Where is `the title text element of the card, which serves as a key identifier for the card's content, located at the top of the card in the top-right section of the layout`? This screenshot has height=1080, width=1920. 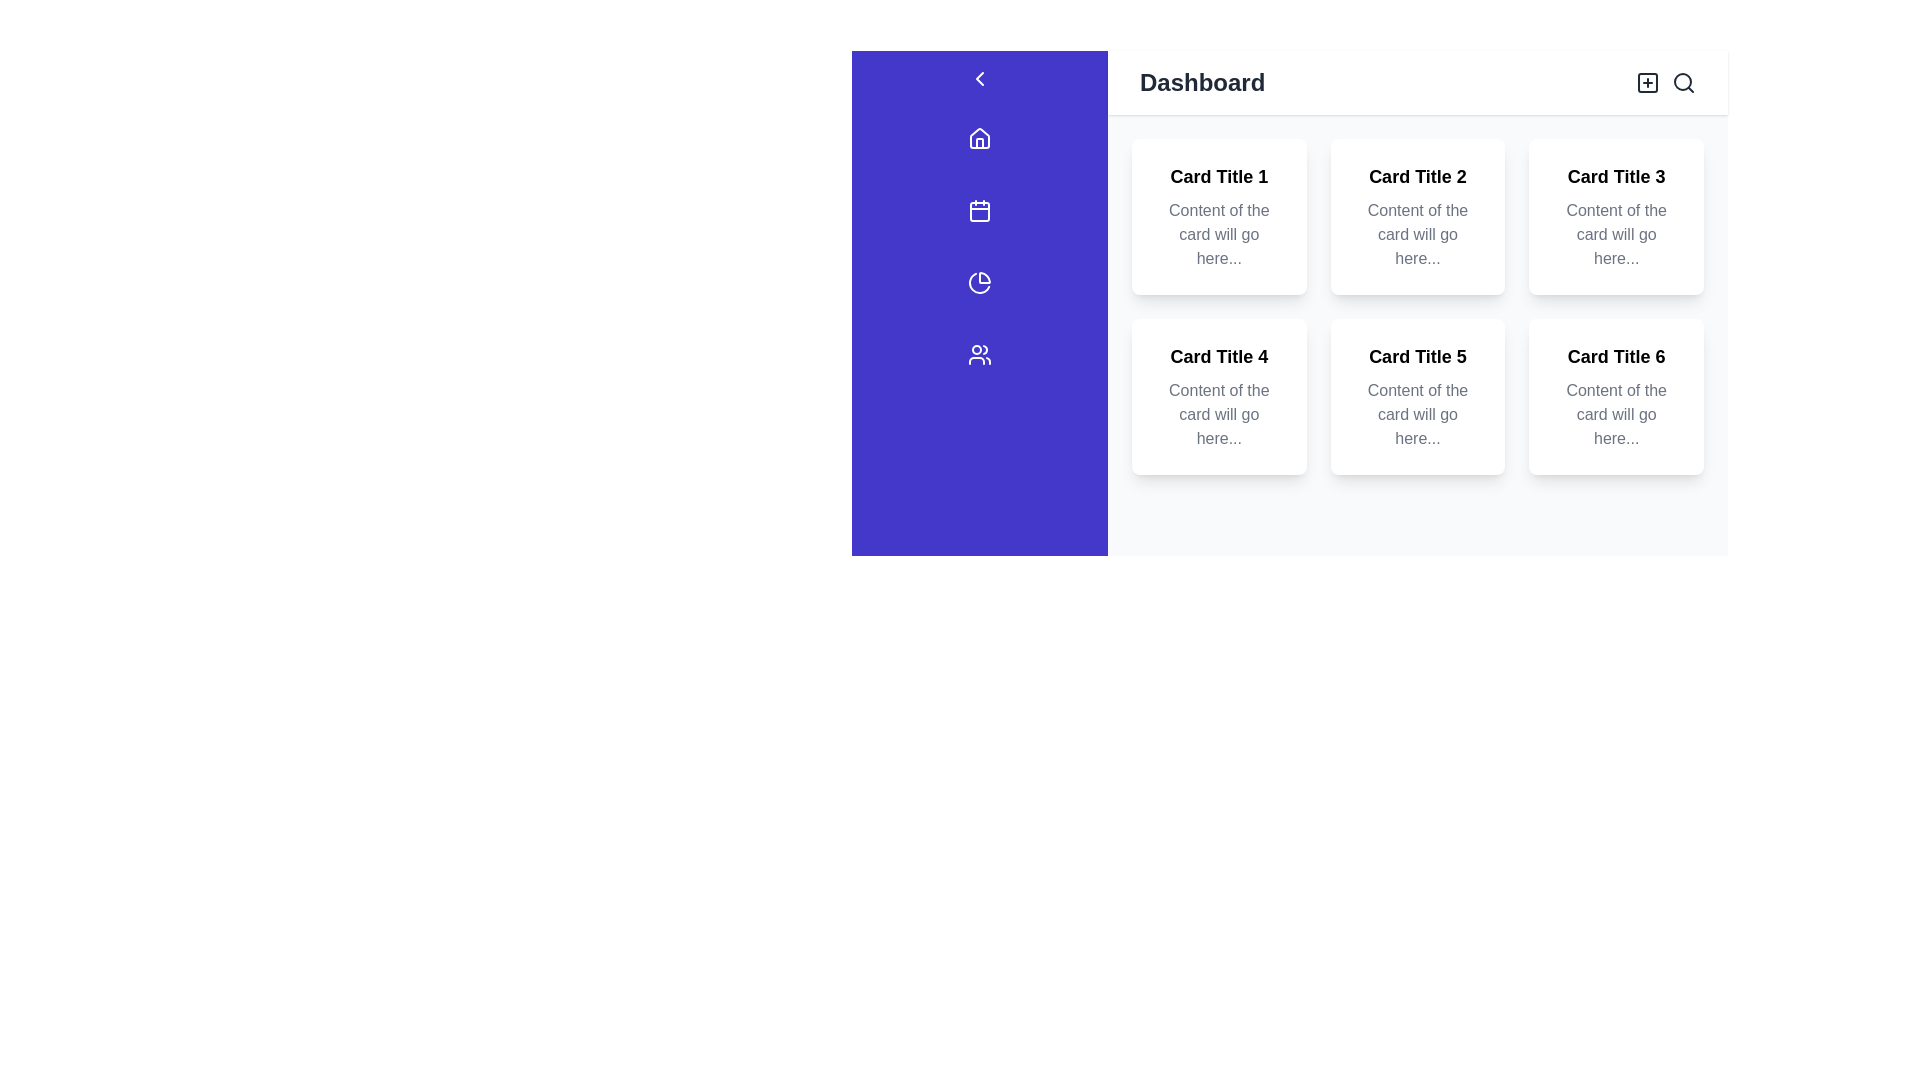 the title text element of the card, which serves as a key identifier for the card's content, located at the top of the card in the top-right section of the layout is located at coordinates (1616, 176).